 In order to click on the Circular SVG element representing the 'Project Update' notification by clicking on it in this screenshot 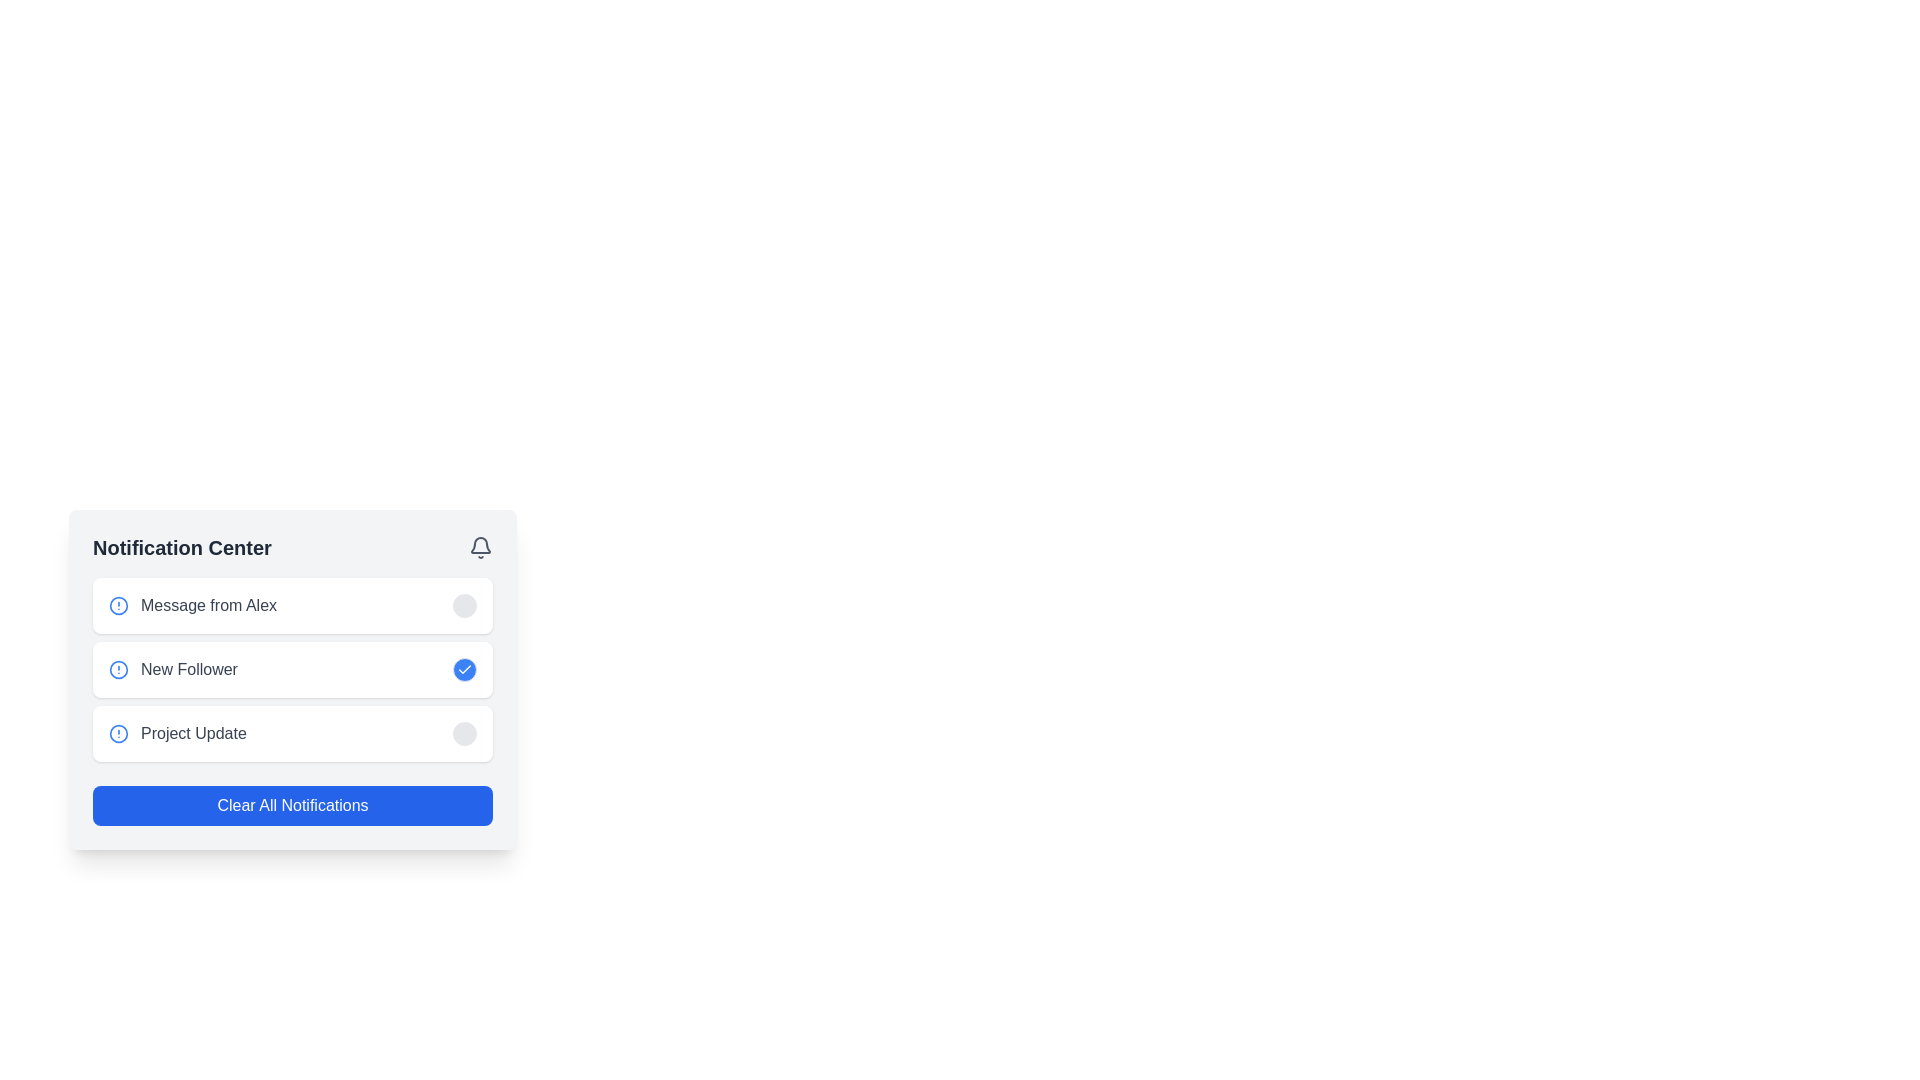, I will do `click(118, 733)`.